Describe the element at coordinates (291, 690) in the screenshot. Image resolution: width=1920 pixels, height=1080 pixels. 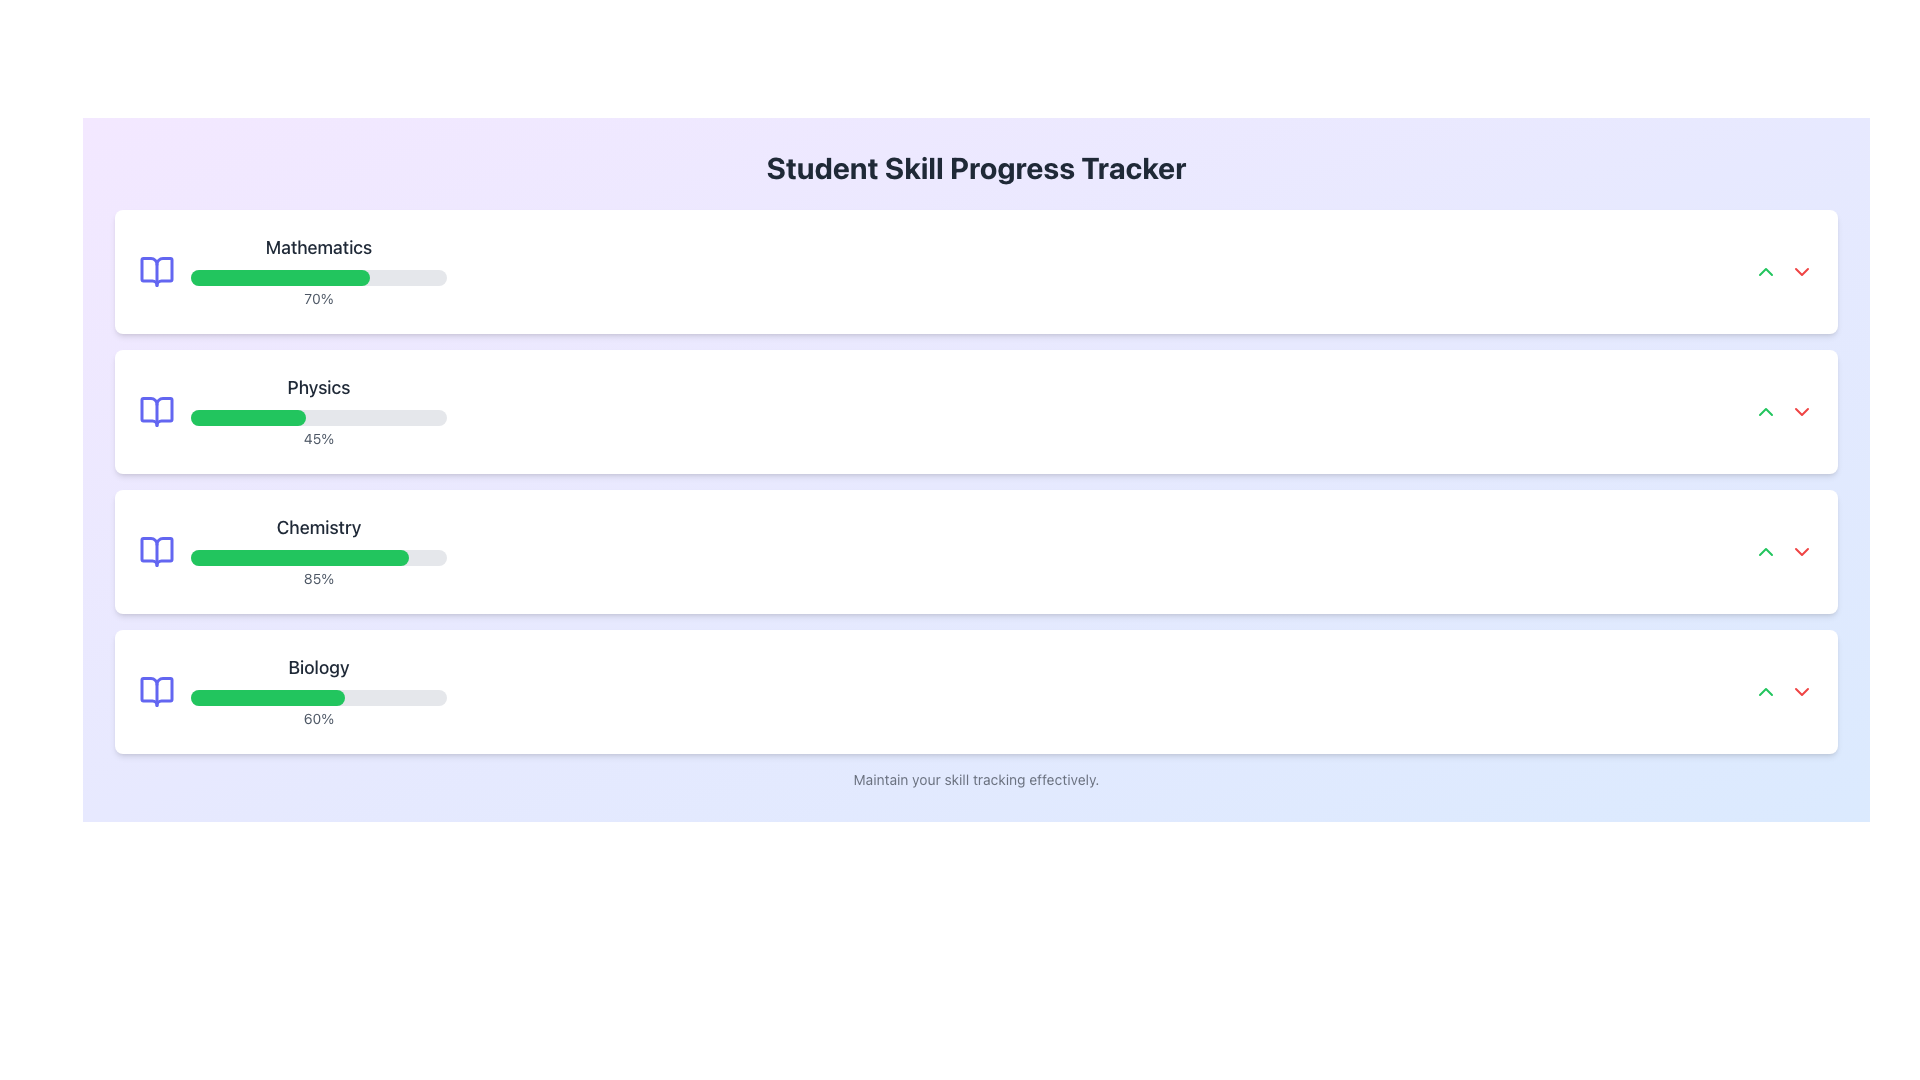
I see `the Progress Indicator in the Biology section of the Student Skill Progress Tracker interface, located below the sections for Mathematics, Physics, and Chemistry` at that location.